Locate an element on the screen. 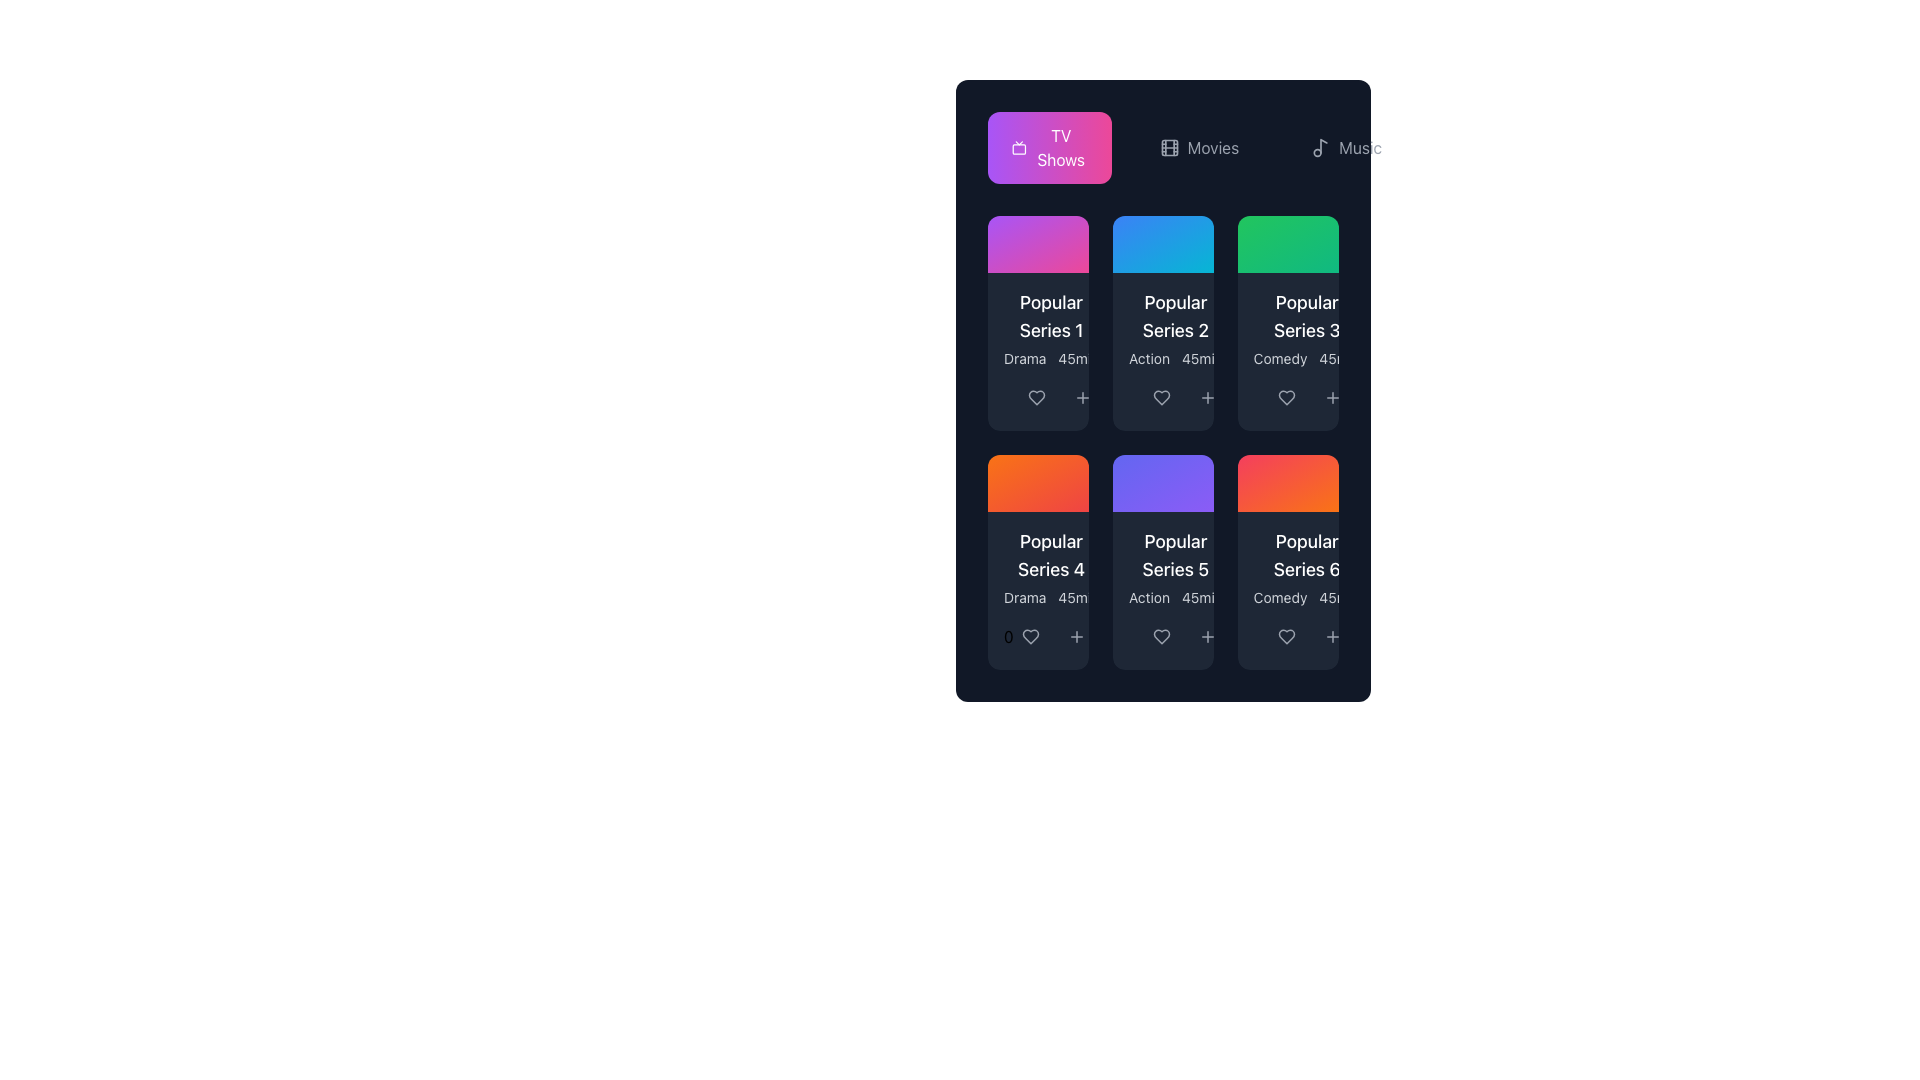 The image size is (1920, 1080). the text label displaying 'Action 45min' located beneath the title 'Popular Series 2' in the card layout is located at coordinates (1176, 357).